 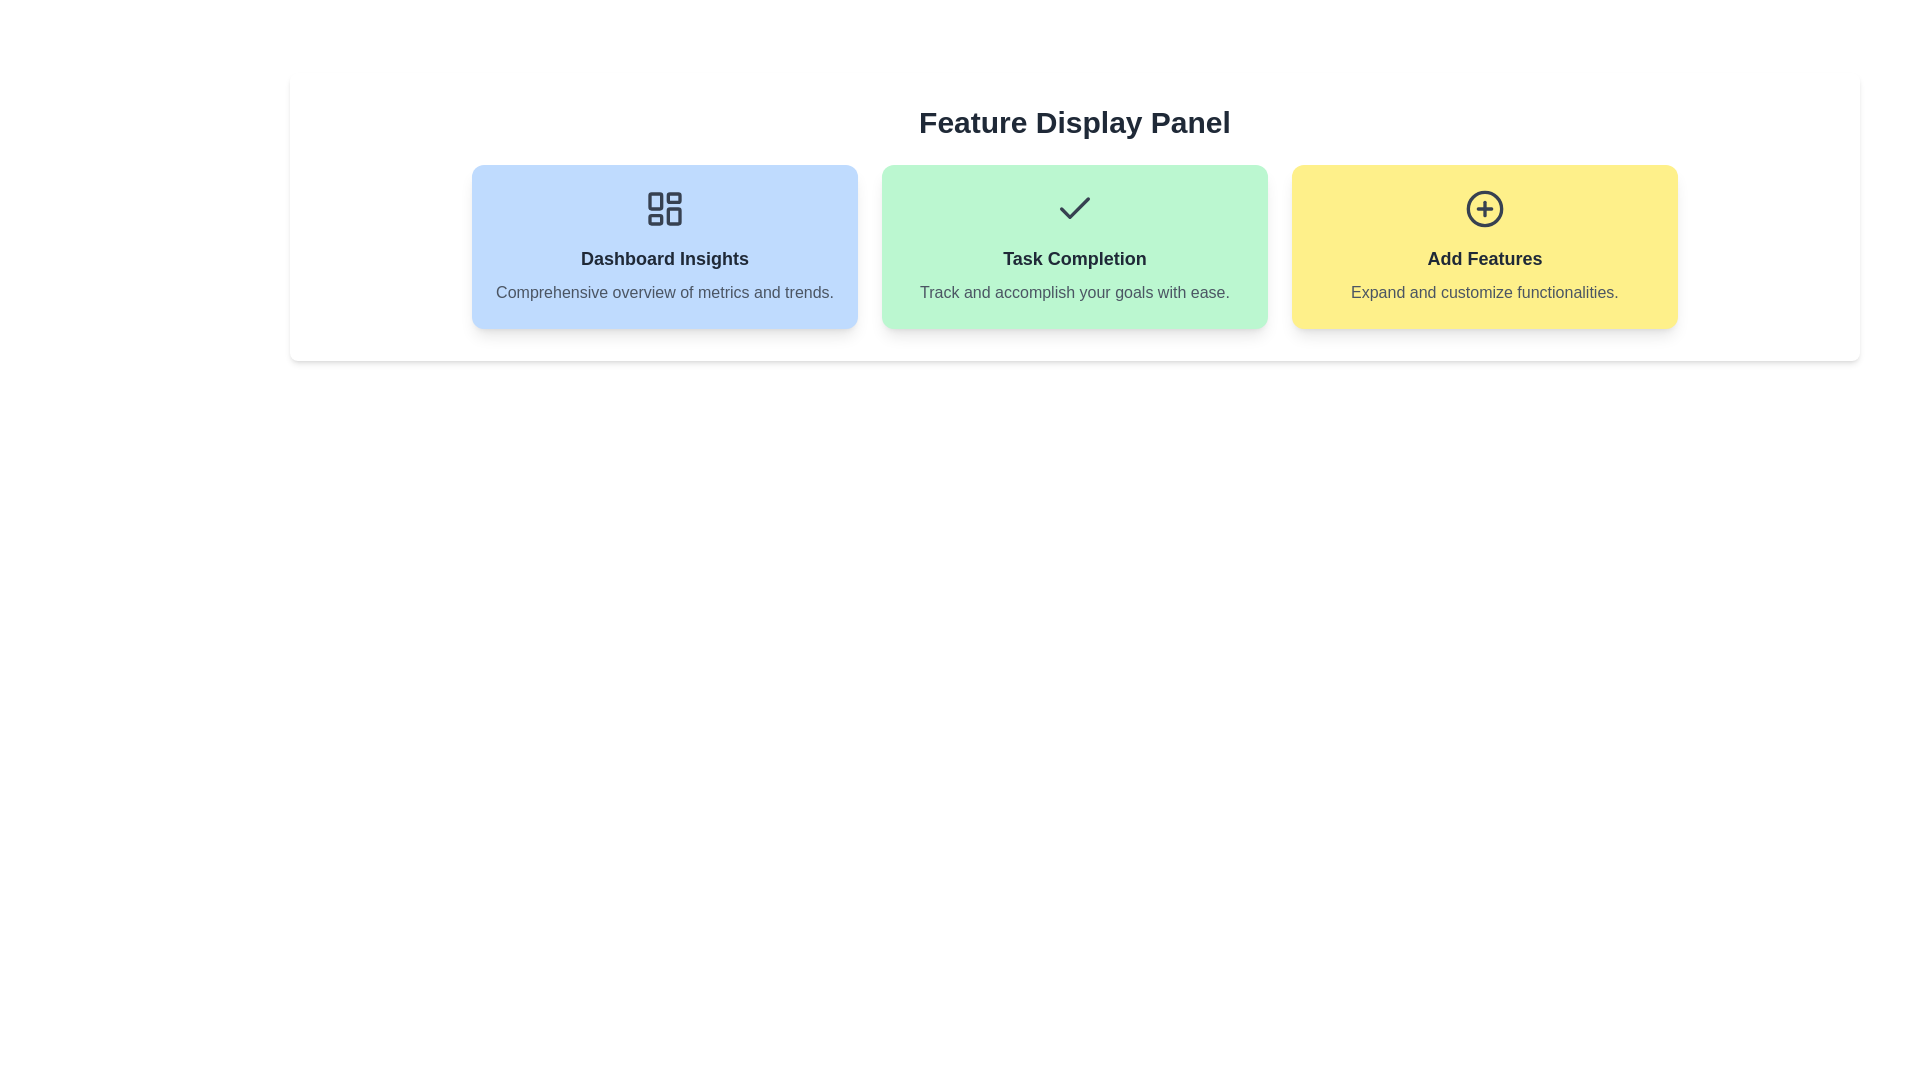 What do you see at coordinates (1074, 208) in the screenshot?
I see `the SVG checkmark icon that is centrally aligned above the 'Task Completion' text in the green background box` at bounding box center [1074, 208].